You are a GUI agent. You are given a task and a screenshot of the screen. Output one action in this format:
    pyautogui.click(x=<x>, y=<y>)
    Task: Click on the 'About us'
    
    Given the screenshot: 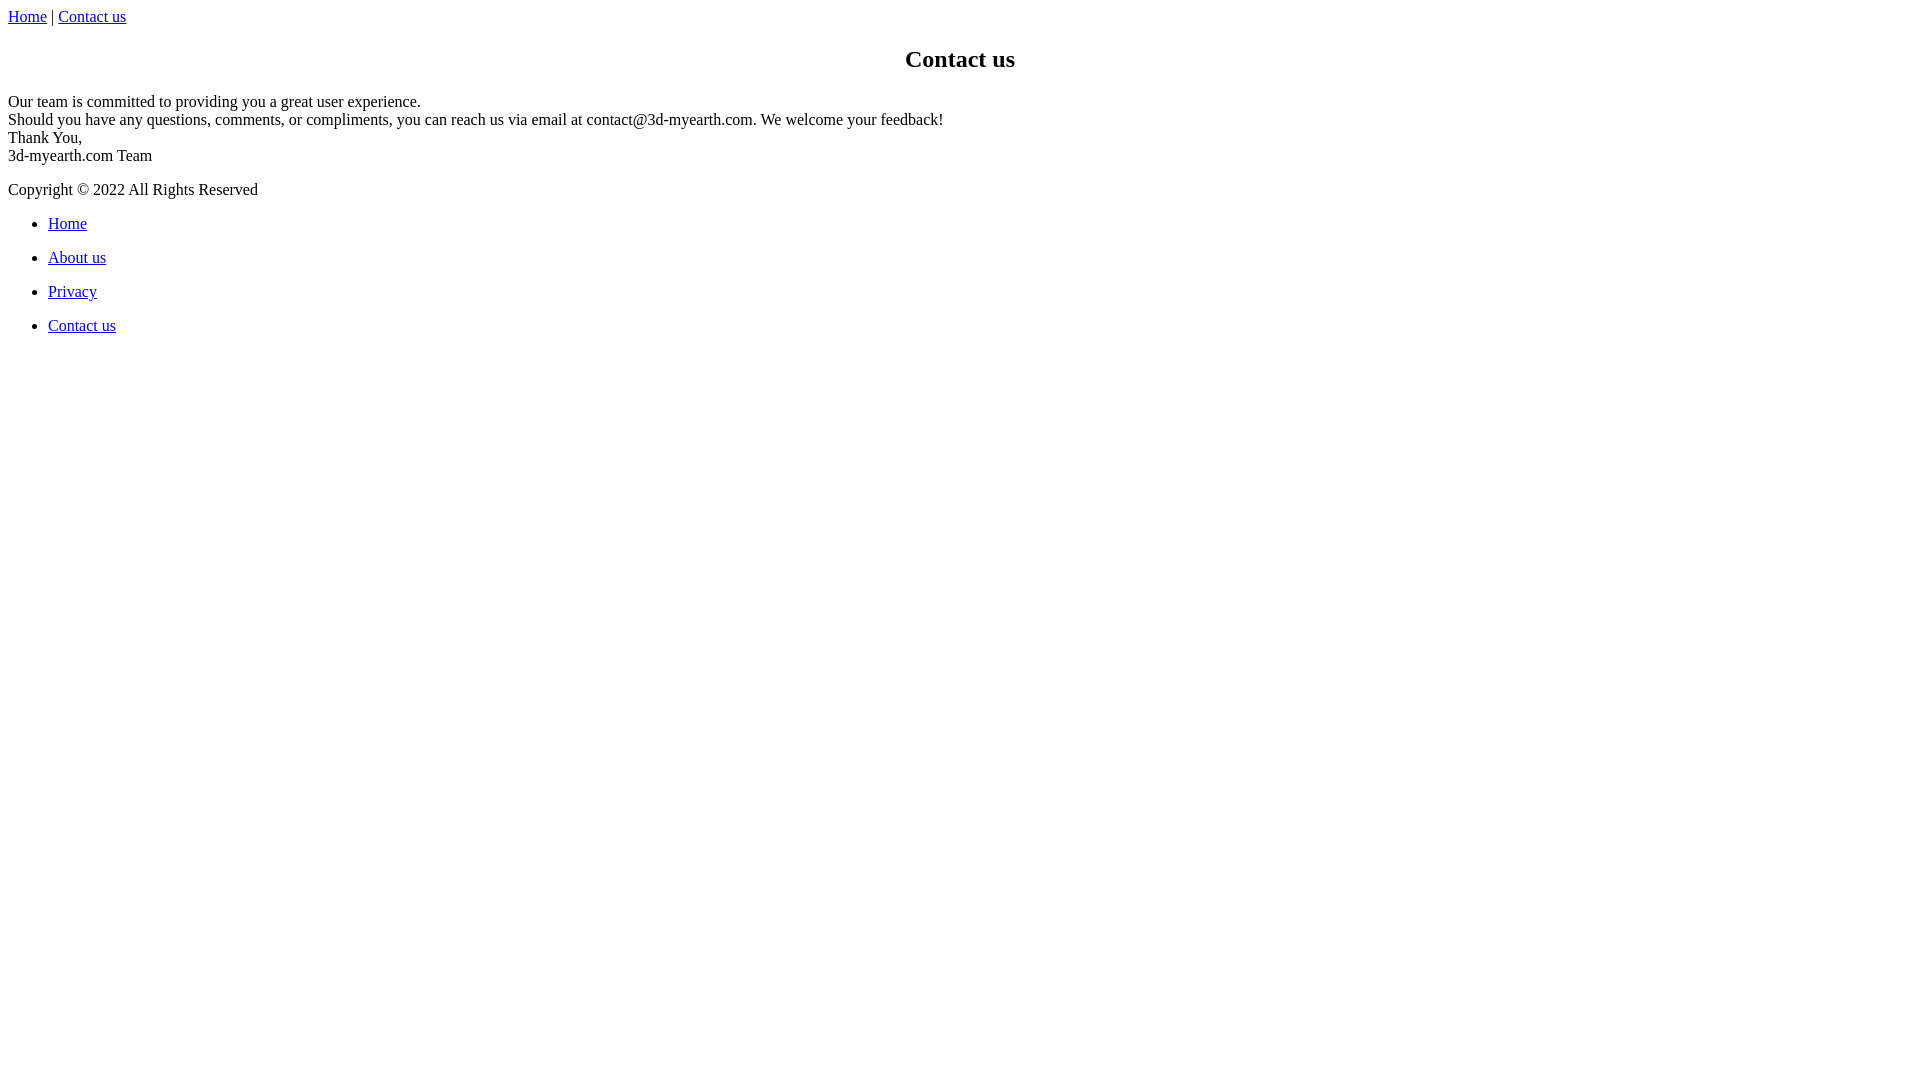 What is the action you would take?
    pyautogui.click(x=48, y=256)
    